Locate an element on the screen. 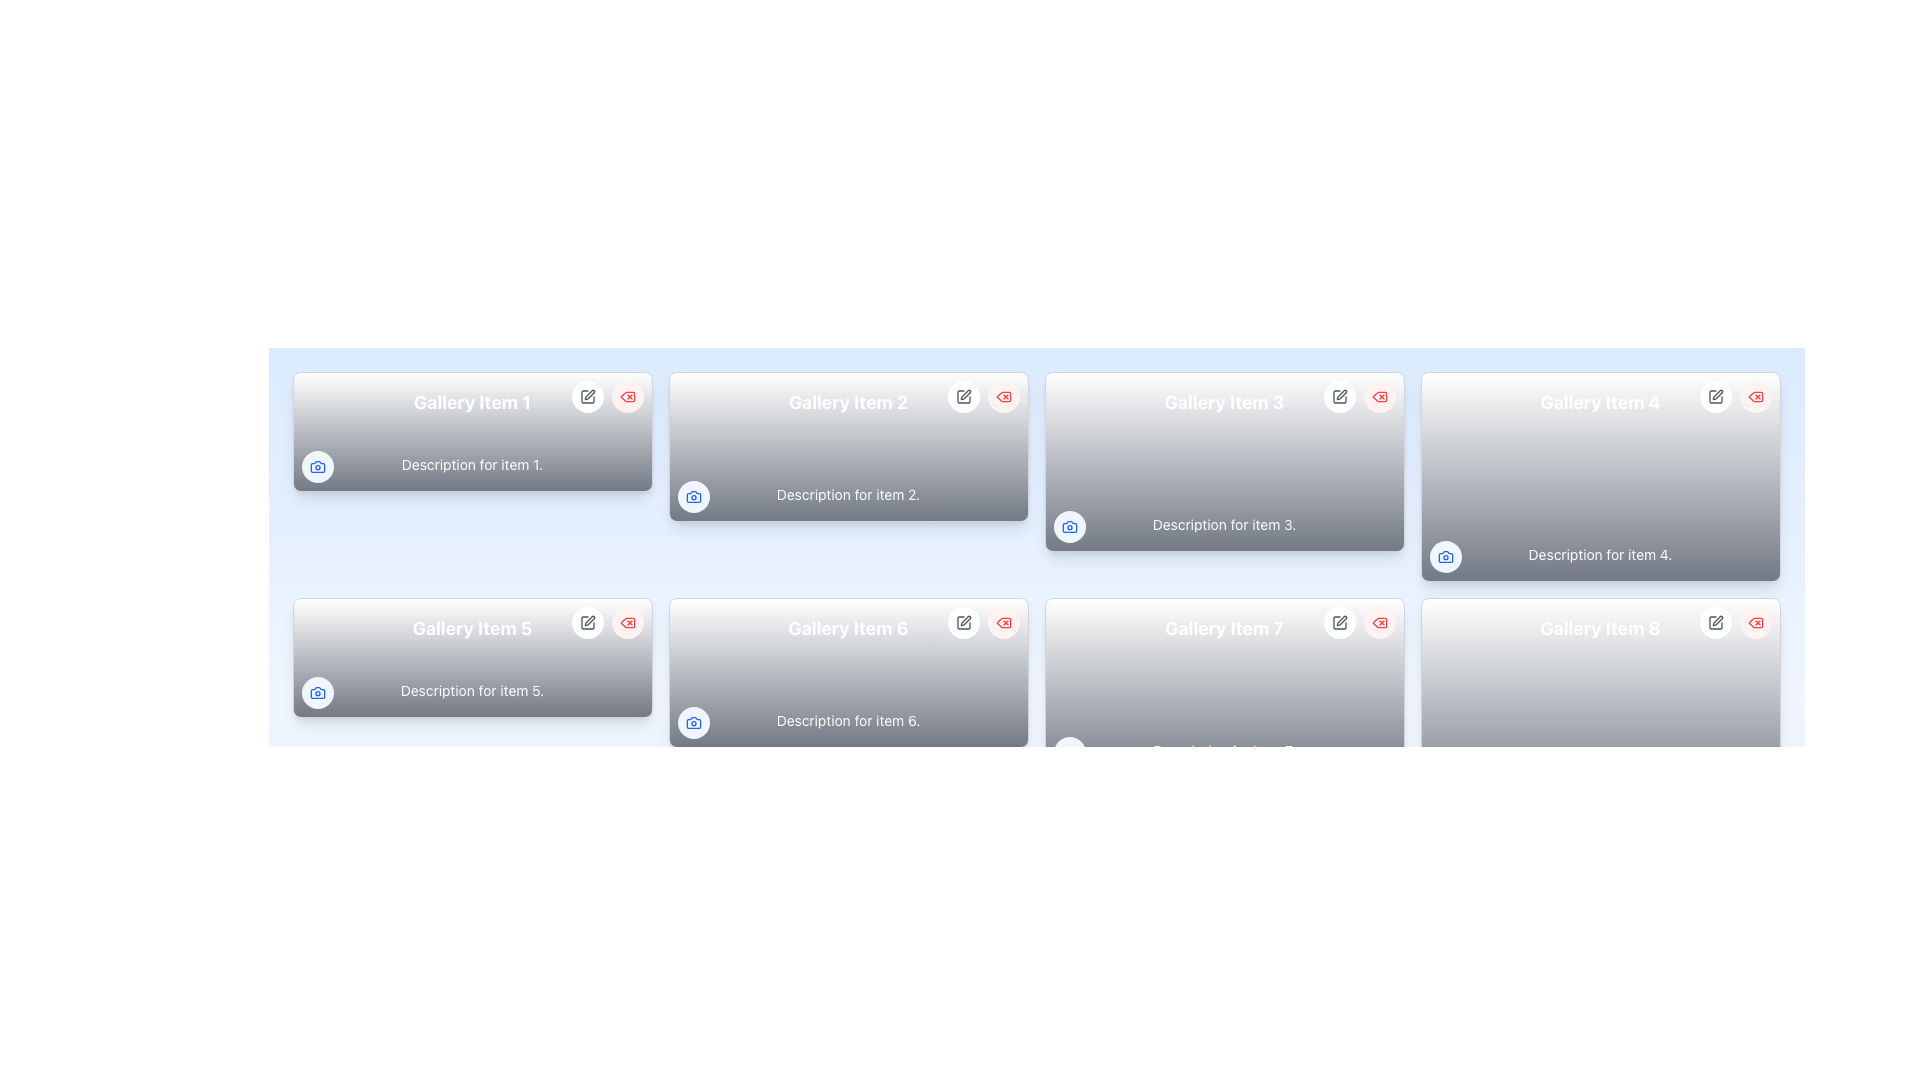 Image resolution: width=1920 pixels, height=1080 pixels. the edit Button (Icon) located in the top-right corner of the 'Gallery Item 6' card is located at coordinates (965, 620).